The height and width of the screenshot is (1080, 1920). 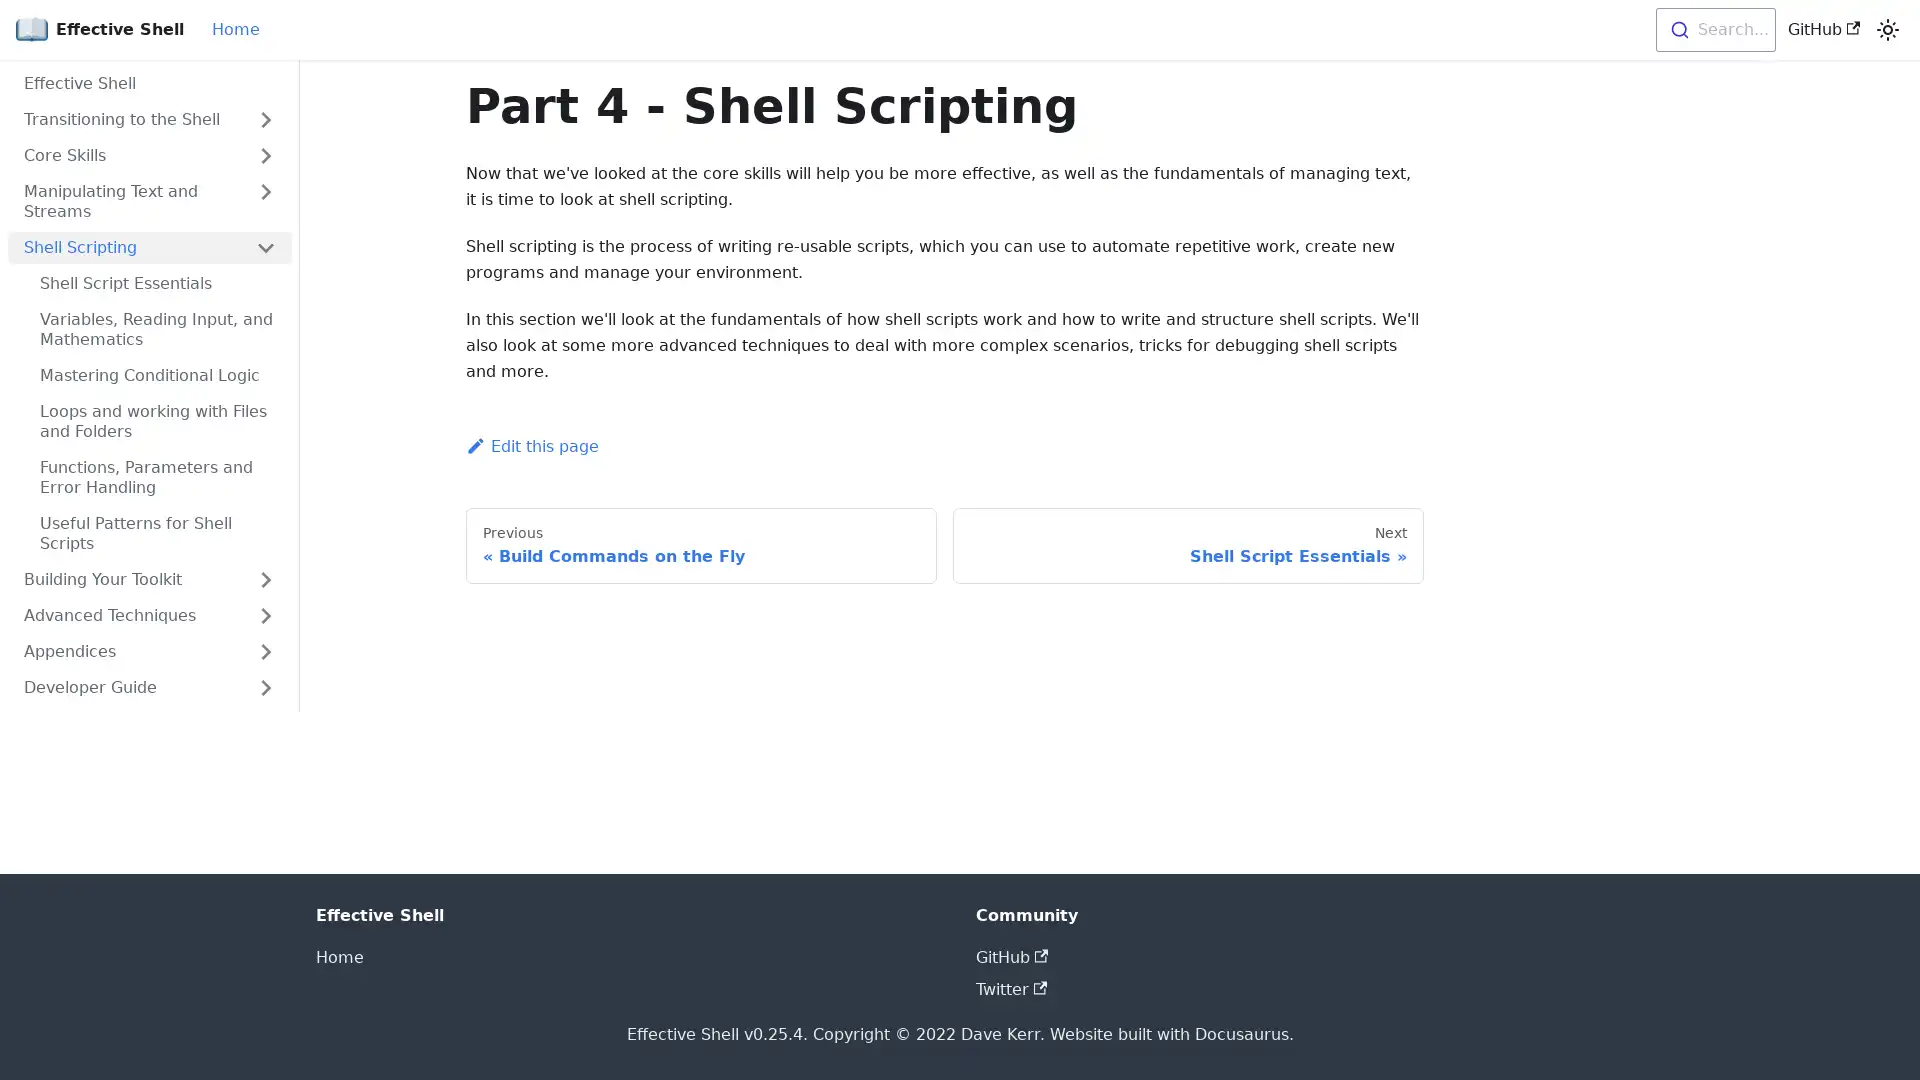 I want to click on Switch between dark and light mode (currently light mode), so click(x=1886, y=30).